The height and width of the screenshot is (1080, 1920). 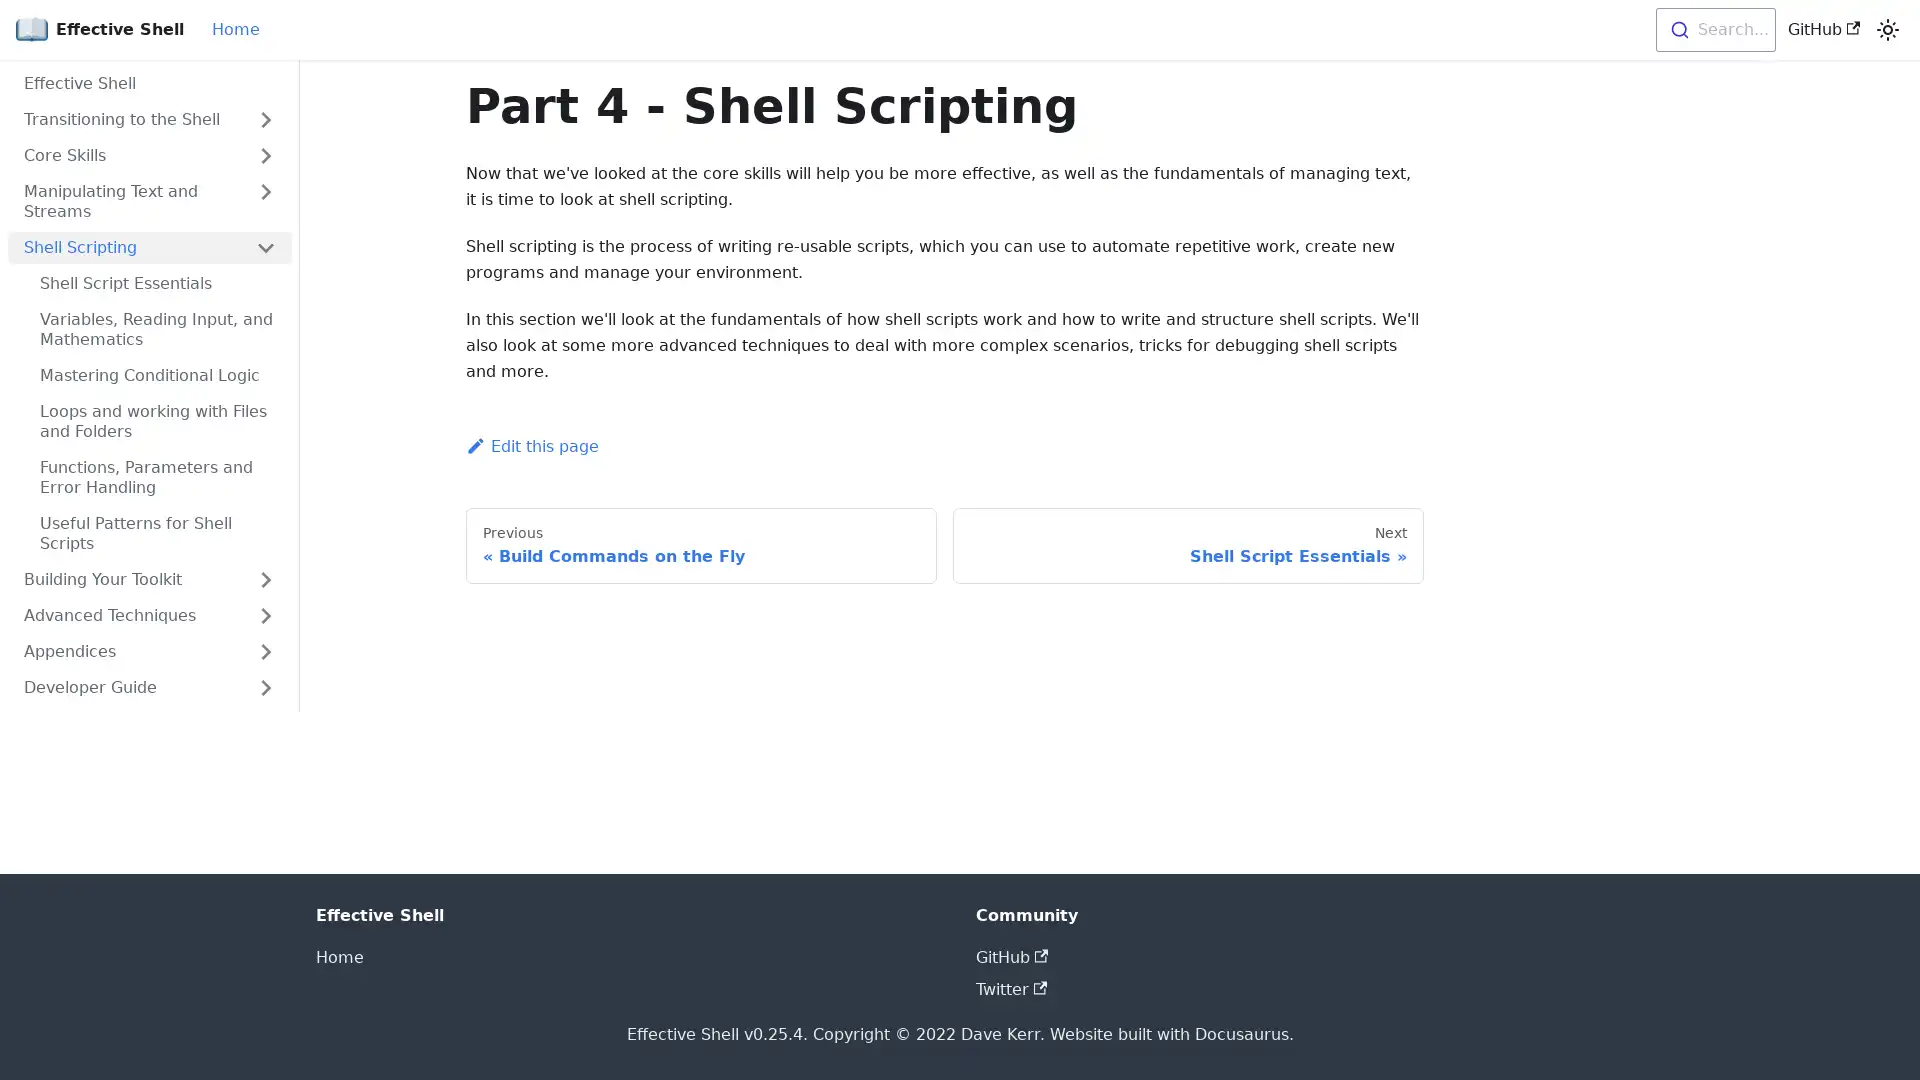 I want to click on Switch between dark and light mode (currently light mode), so click(x=1886, y=30).